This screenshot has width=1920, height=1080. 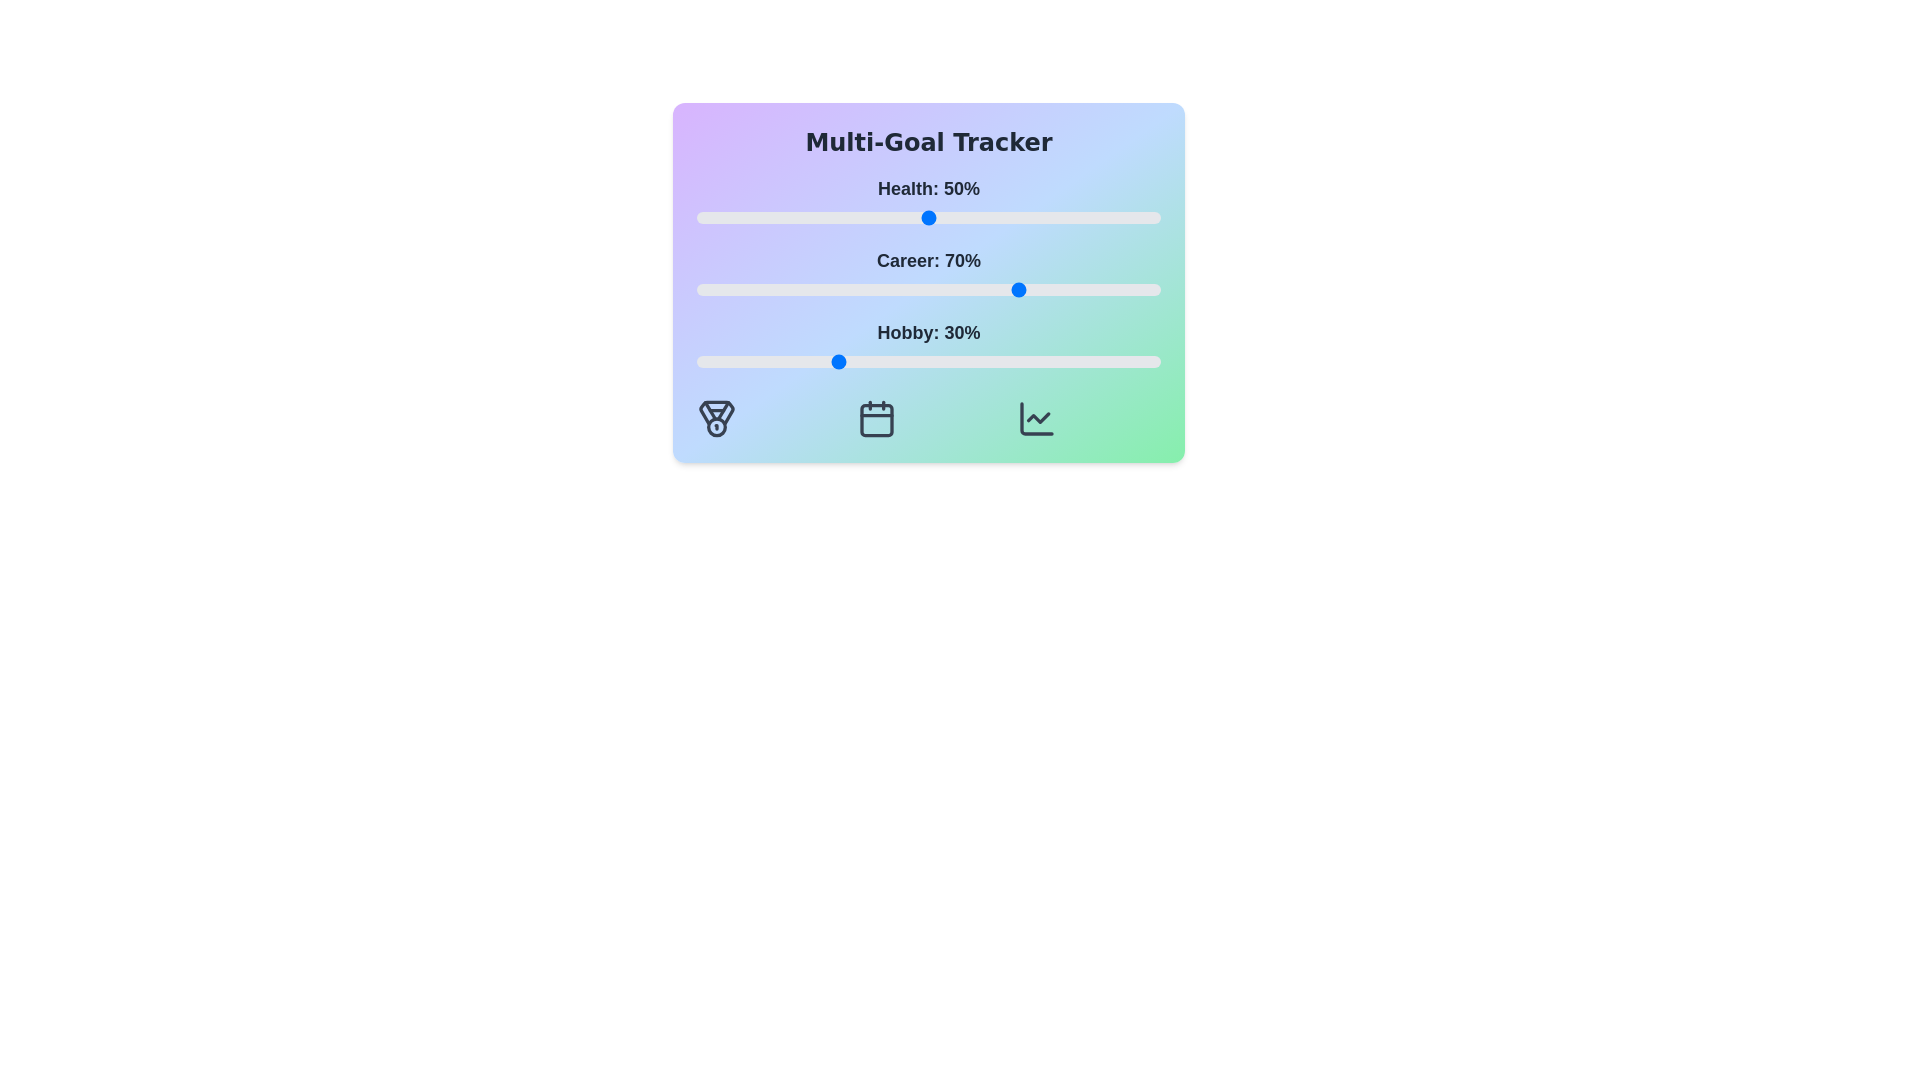 I want to click on the 'Health' slider to 75%, so click(x=1044, y=218).